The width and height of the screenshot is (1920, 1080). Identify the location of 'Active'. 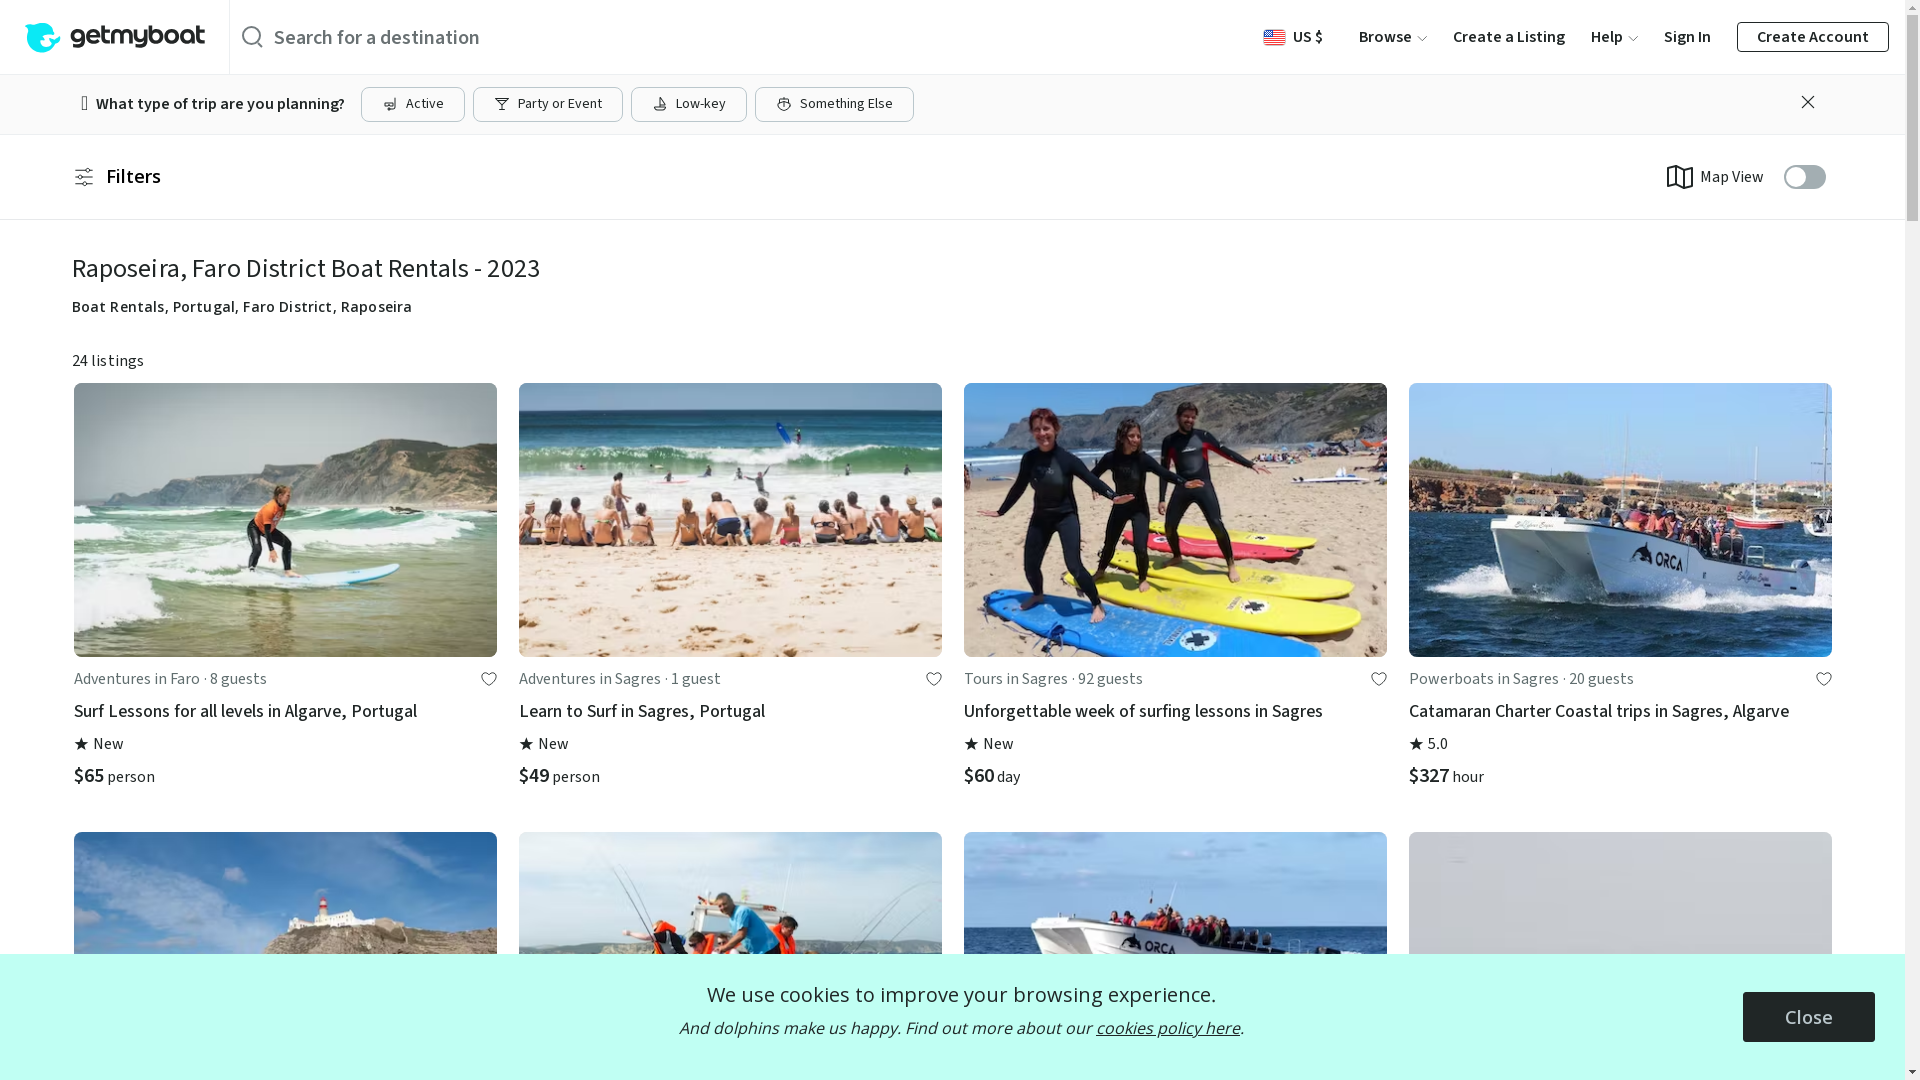
(411, 104).